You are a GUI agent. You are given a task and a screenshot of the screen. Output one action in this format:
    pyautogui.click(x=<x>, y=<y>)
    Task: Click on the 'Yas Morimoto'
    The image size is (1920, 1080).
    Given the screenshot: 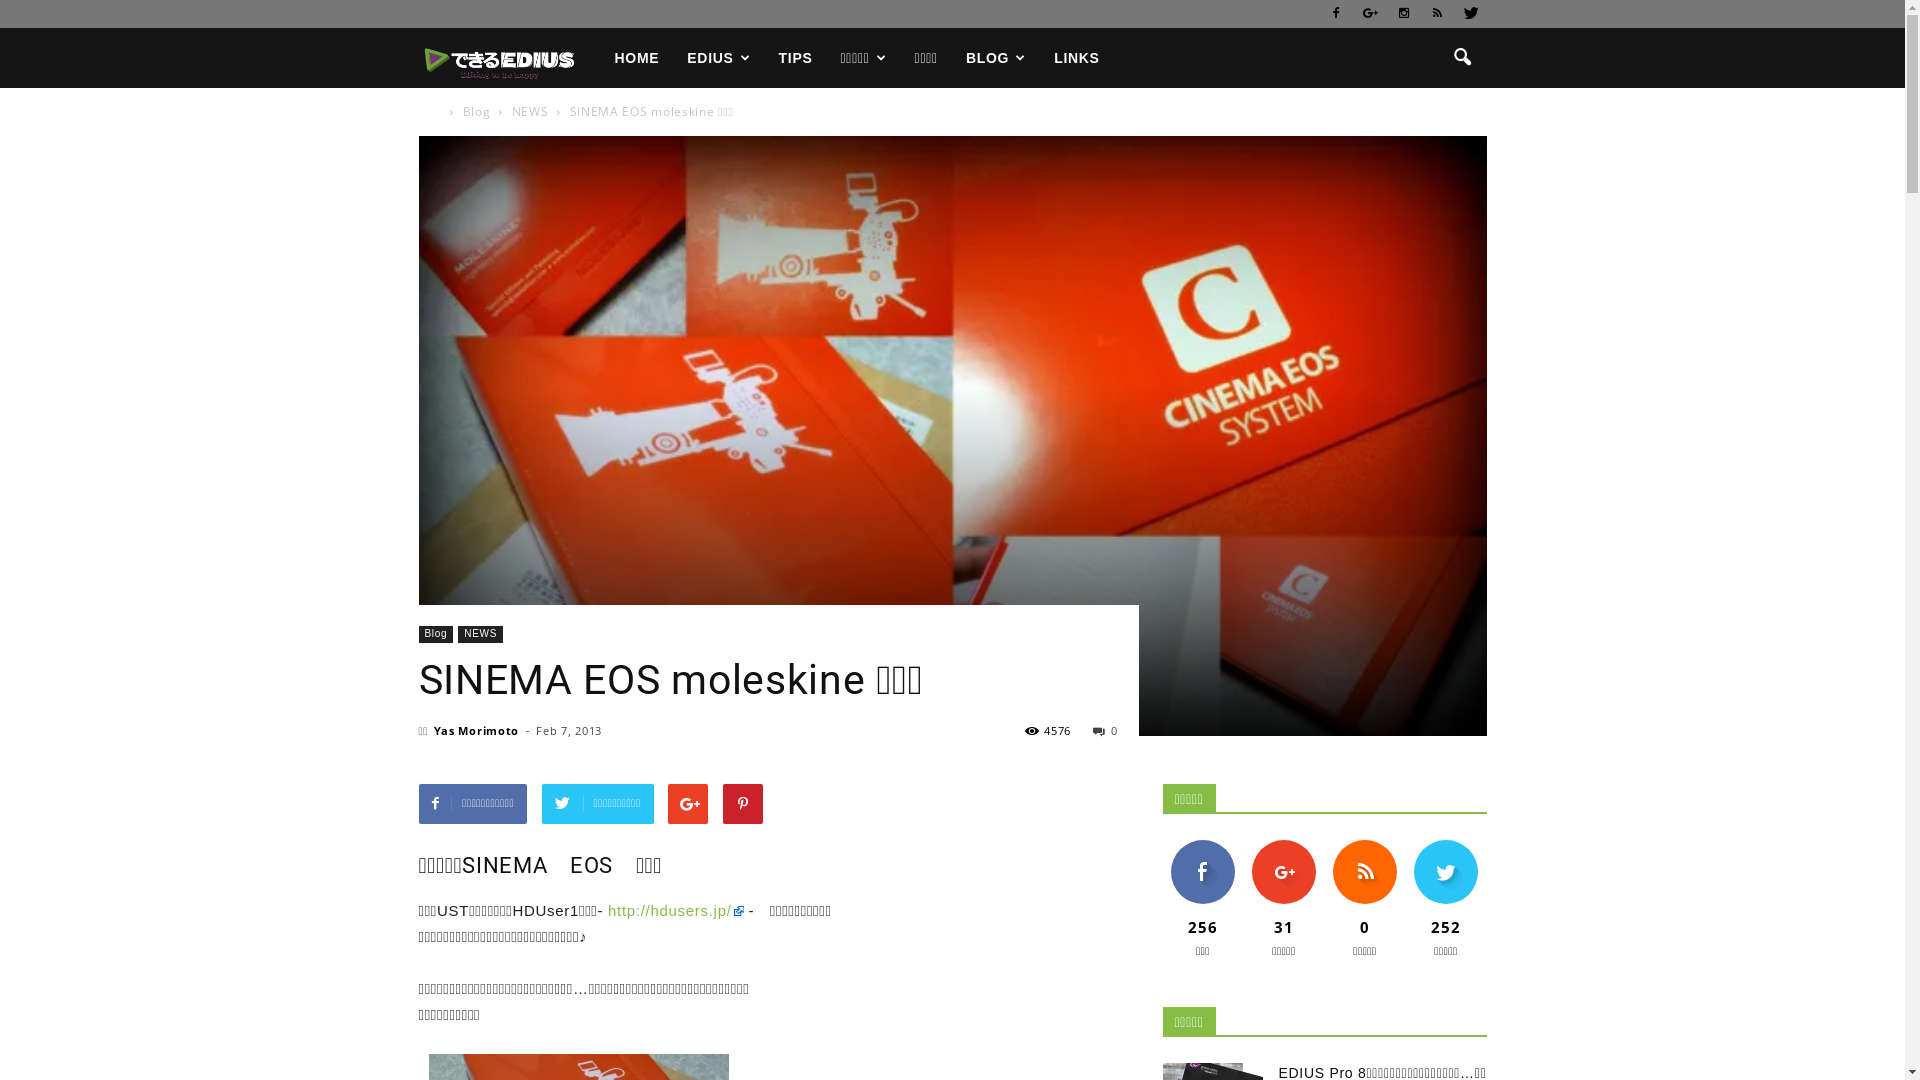 What is the action you would take?
    pyautogui.click(x=432, y=730)
    